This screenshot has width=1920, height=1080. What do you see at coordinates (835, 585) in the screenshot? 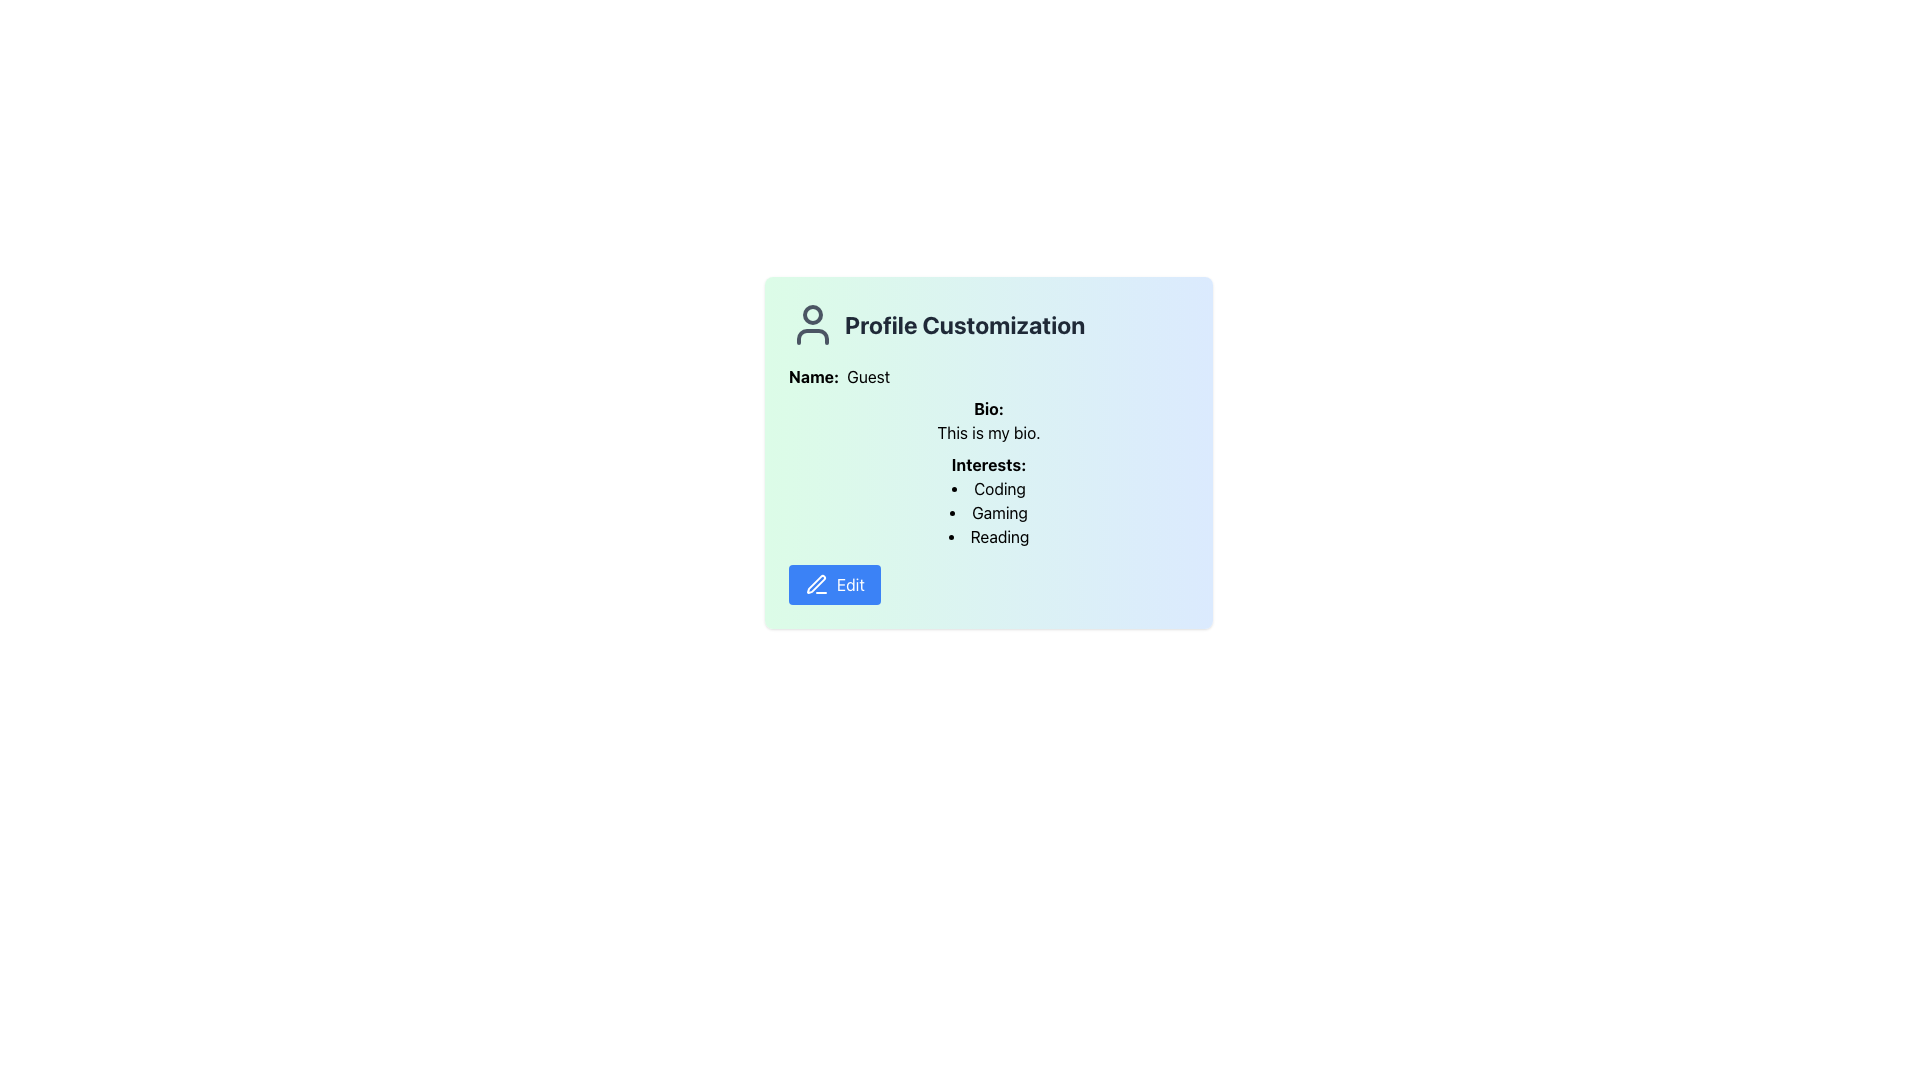
I see `the 'Edit' button with a blue background and white text to trigger hover effects` at bounding box center [835, 585].